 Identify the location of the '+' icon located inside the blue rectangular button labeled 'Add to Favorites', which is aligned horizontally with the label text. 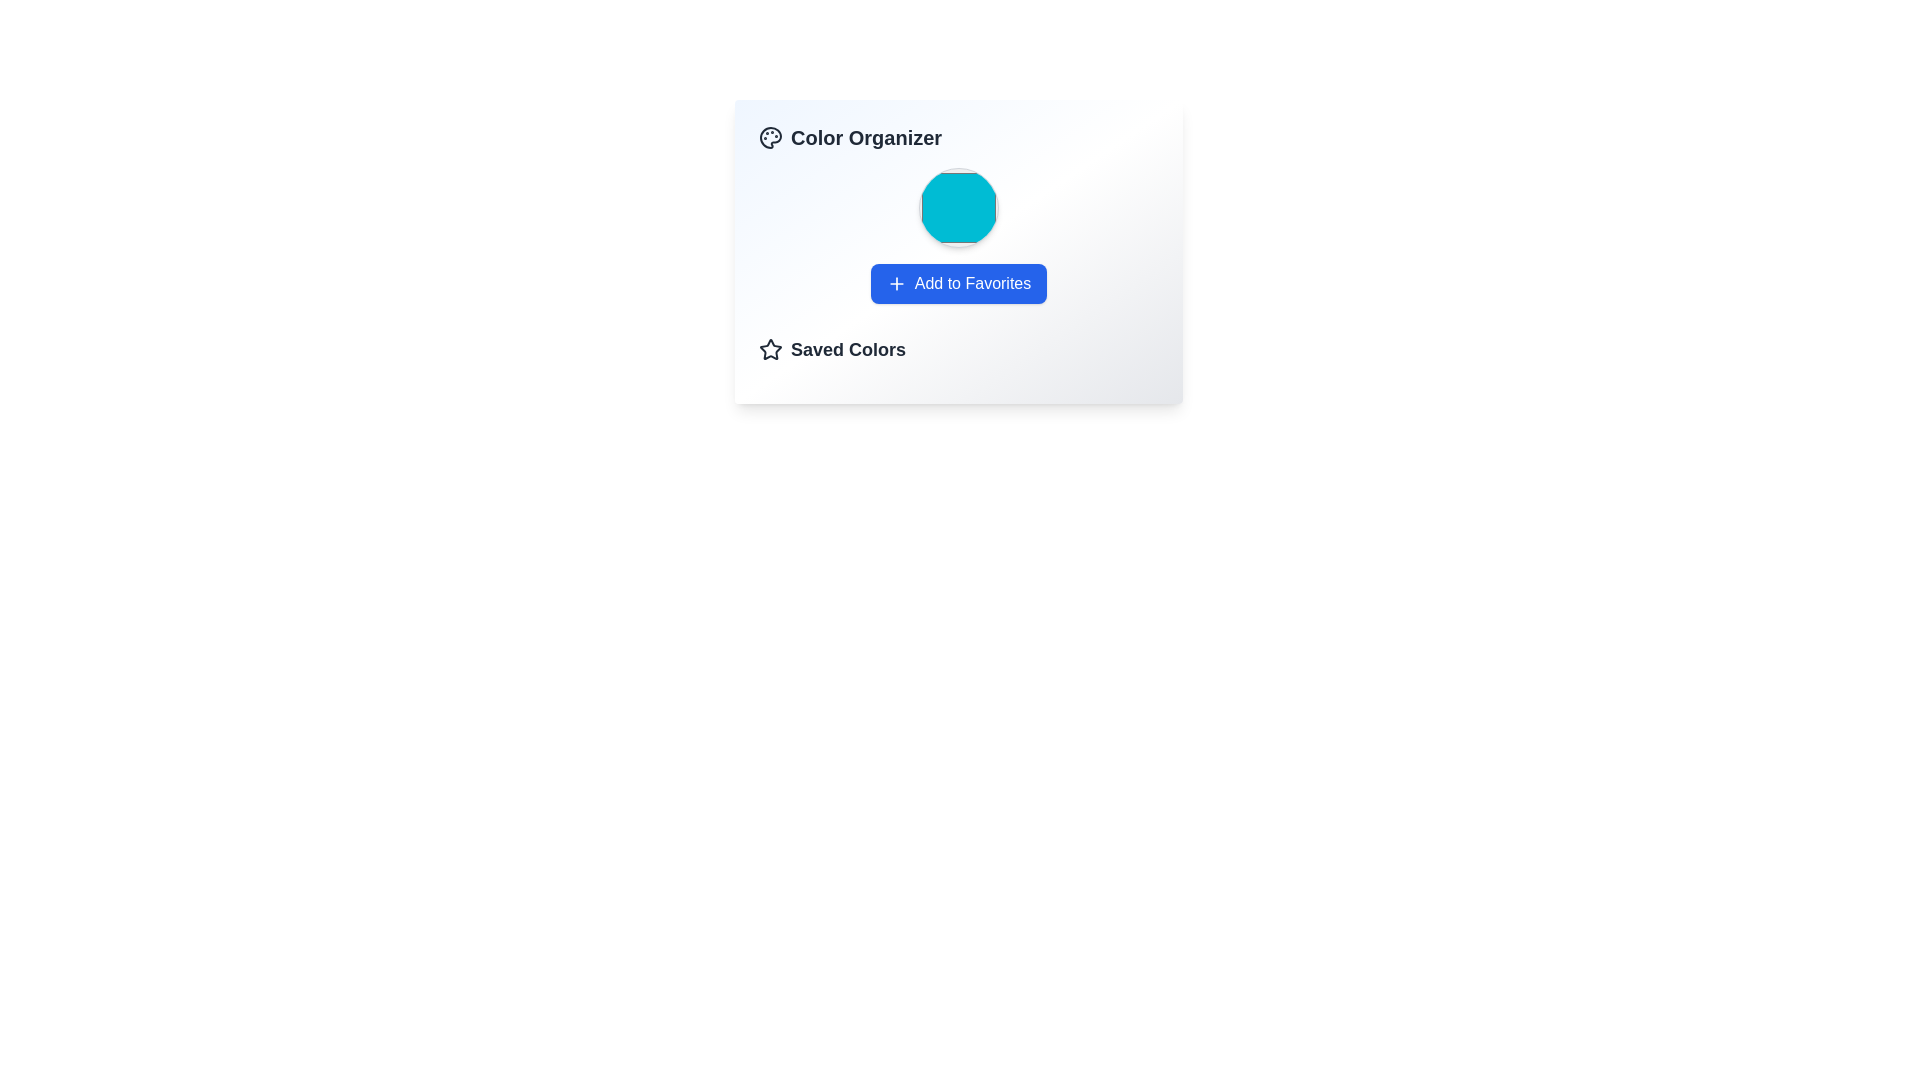
(895, 284).